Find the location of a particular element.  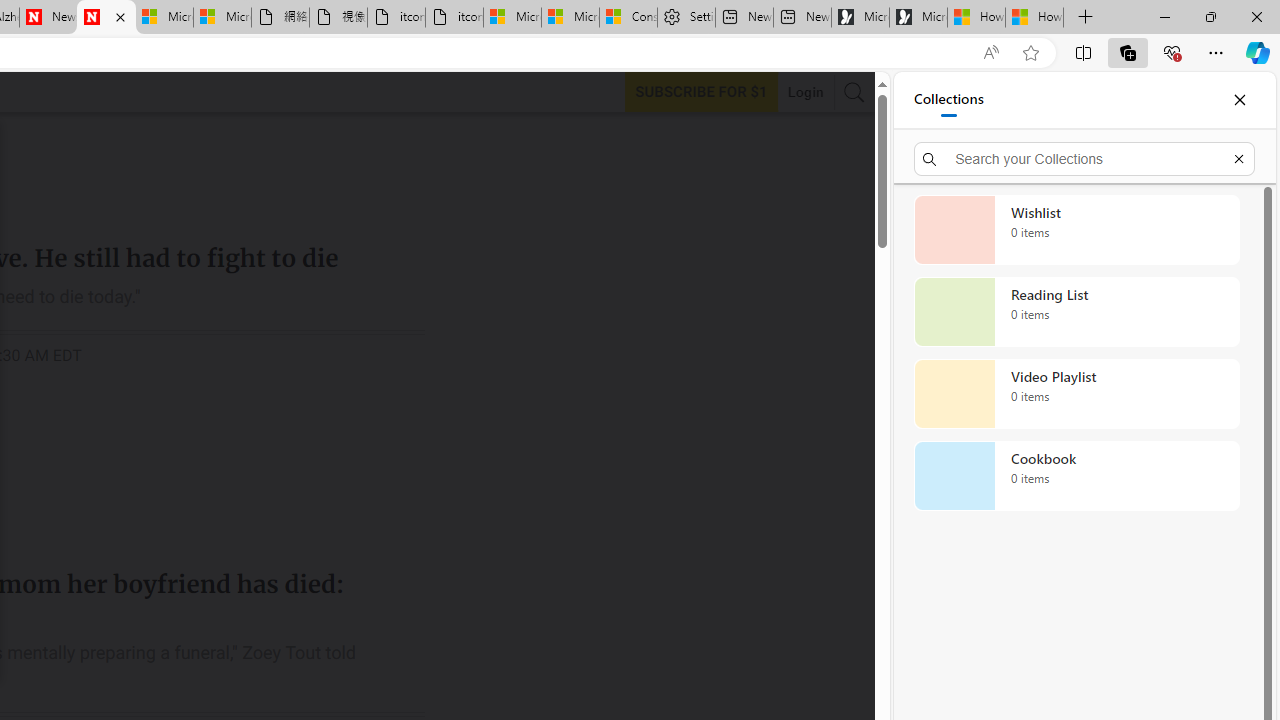

'Reading List collection, 0 items' is located at coordinates (1076, 312).